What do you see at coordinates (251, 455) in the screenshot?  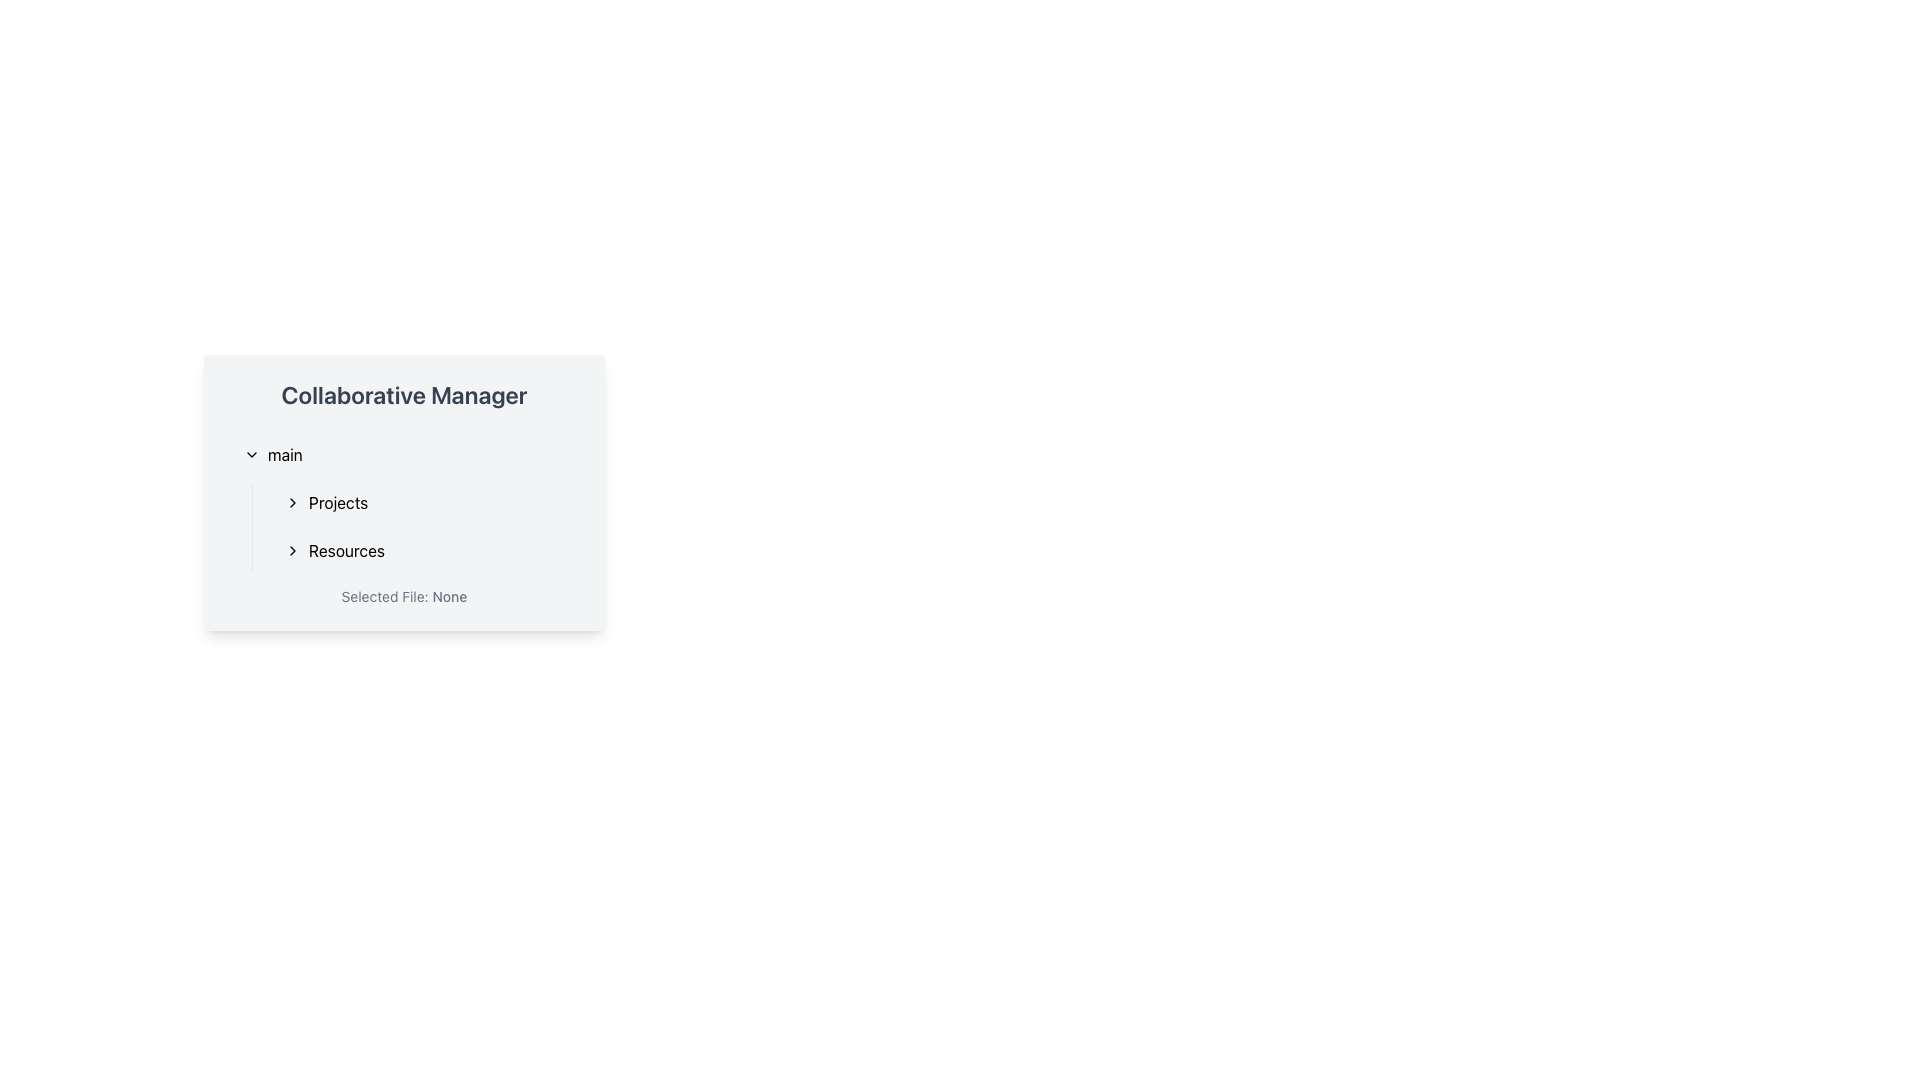 I see `the Chevron Icon located to the left of the text 'main' in the 'Collaborative Manager' menu` at bounding box center [251, 455].